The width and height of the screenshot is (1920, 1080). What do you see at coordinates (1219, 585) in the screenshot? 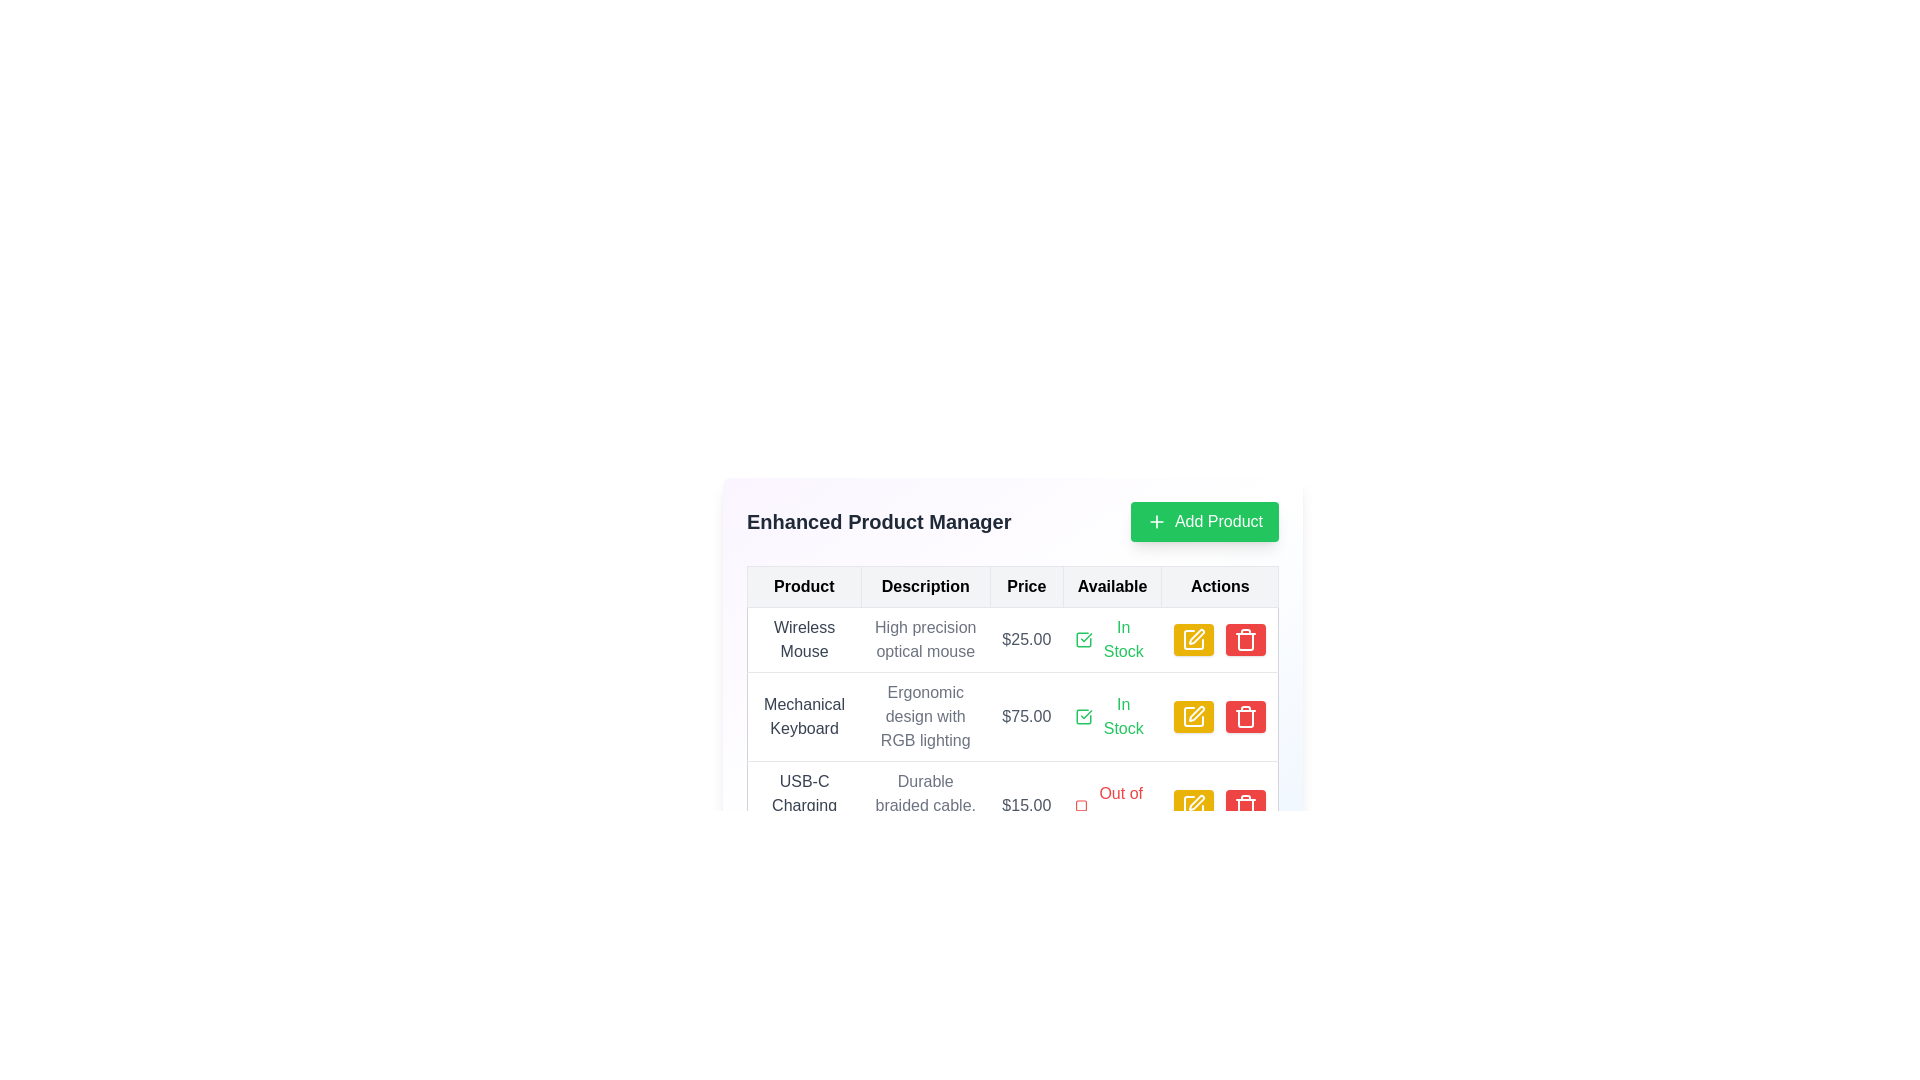
I see `the 'Actions' Table Header Label, which is the fifth label in a horizontal row, displayed in bold black font within a gray rectangle` at bounding box center [1219, 585].